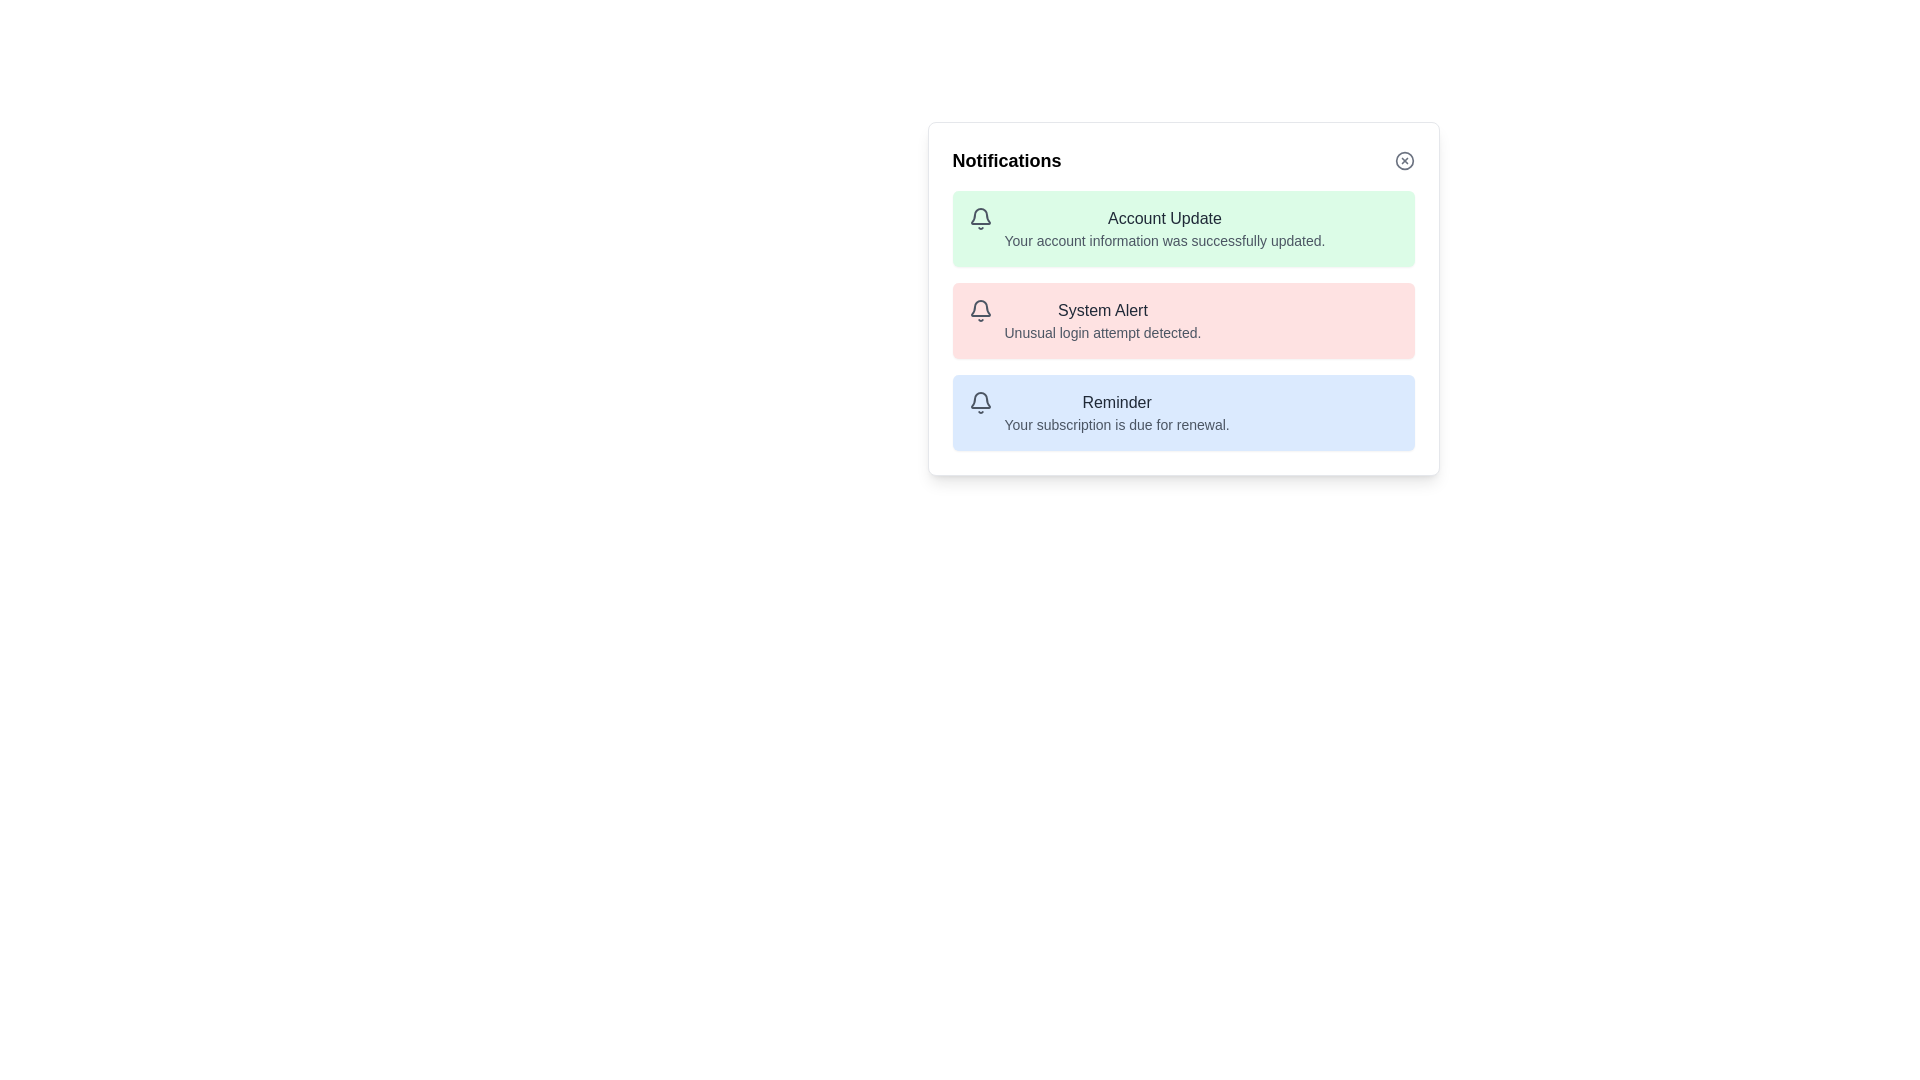 Image resolution: width=1920 pixels, height=1080 pixels. What do you see at coordinates (1102, 331) in the screenshot?
I see `the text label displaying 'Unusual login attempt detected.' located below the 'System Alert' text in the notification box` at bounding box center [1102, 331].